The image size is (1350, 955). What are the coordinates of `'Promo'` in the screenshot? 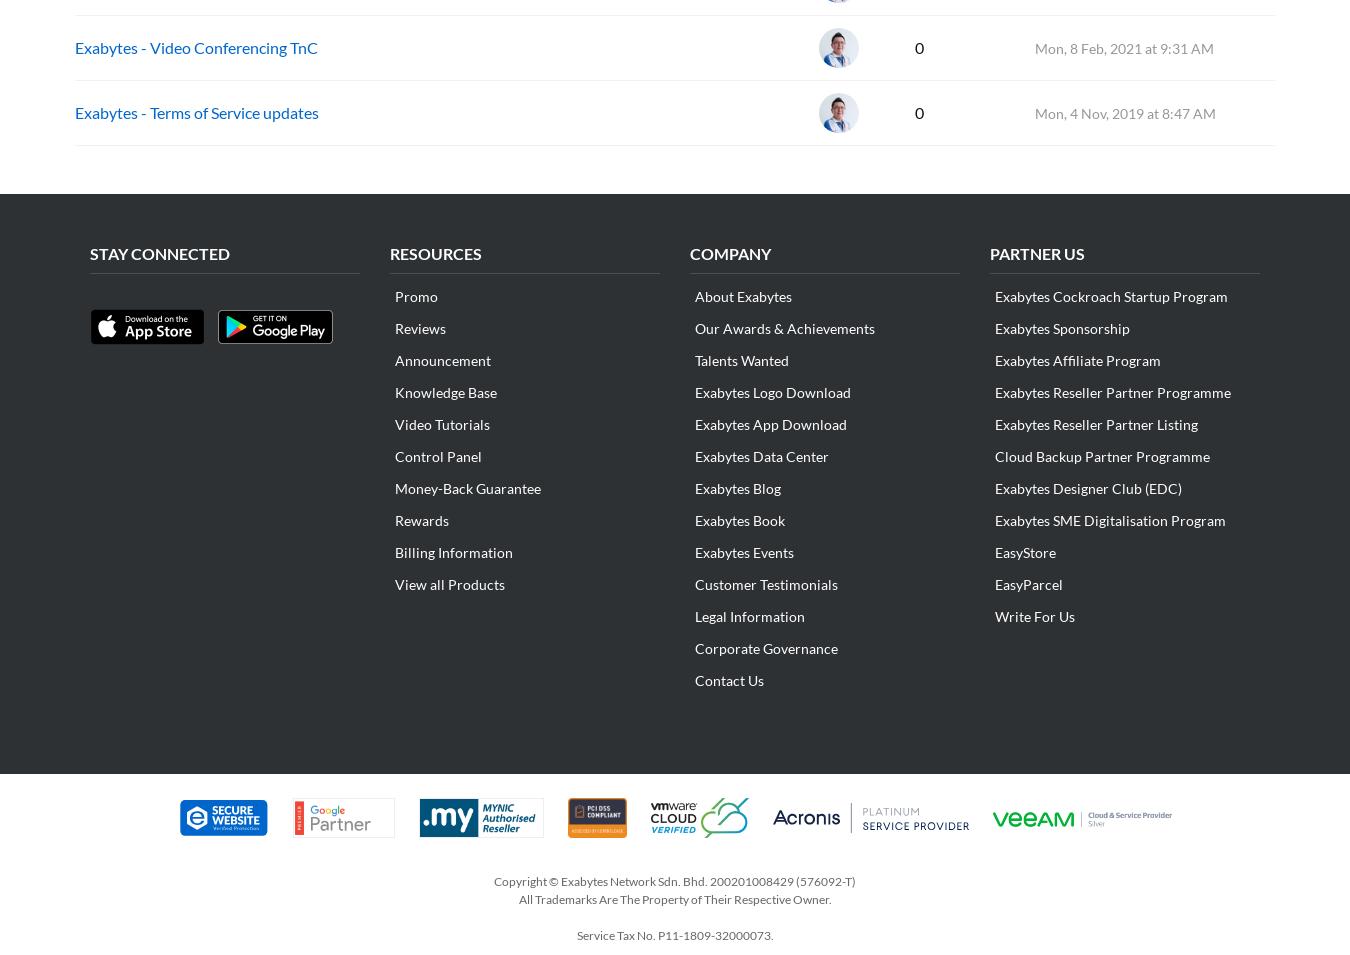 It's located at (416, 296).